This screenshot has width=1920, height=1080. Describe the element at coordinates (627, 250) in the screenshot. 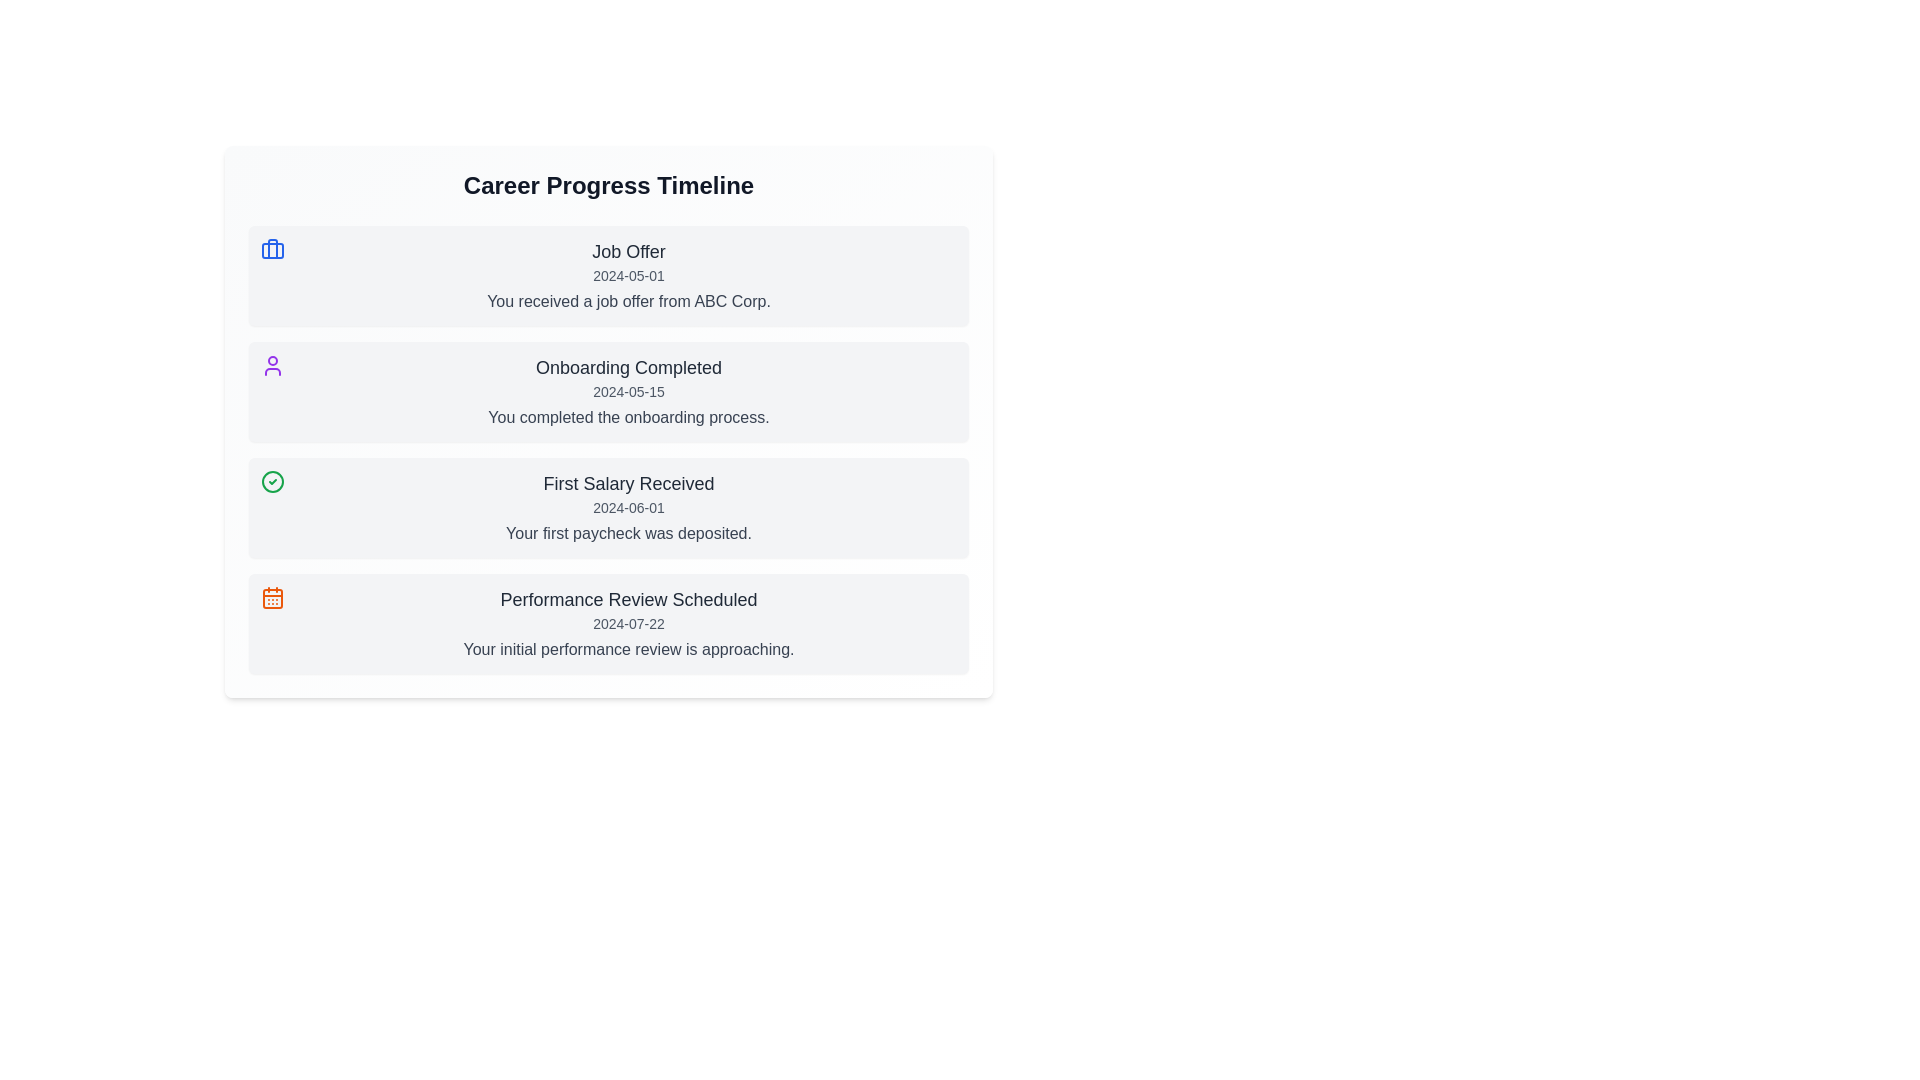

I see `the 'Job Offer' text label` at that location.